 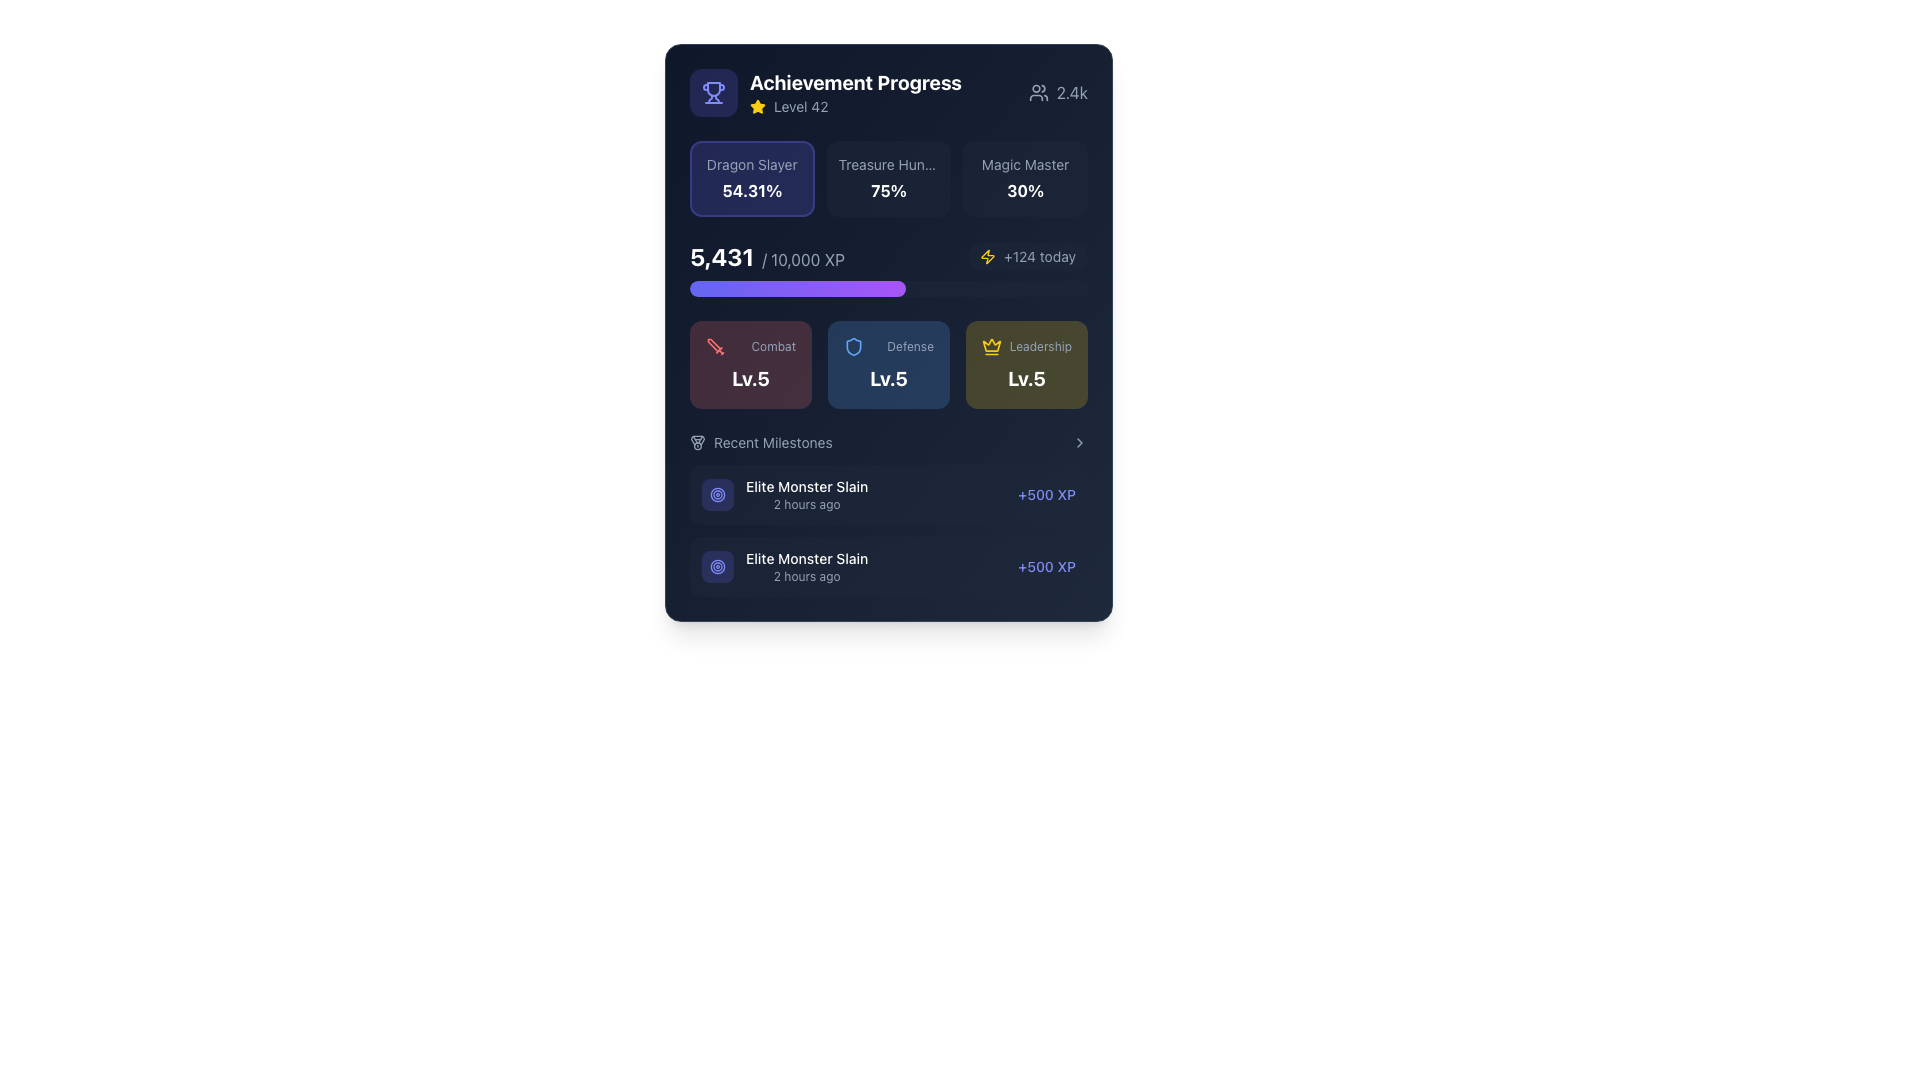 I want to click on the Polygon graphical element representing the sword icon, which is located next to the text 'Combat Lv.5' in a reddish-brown box, so click(x=714, y=344).